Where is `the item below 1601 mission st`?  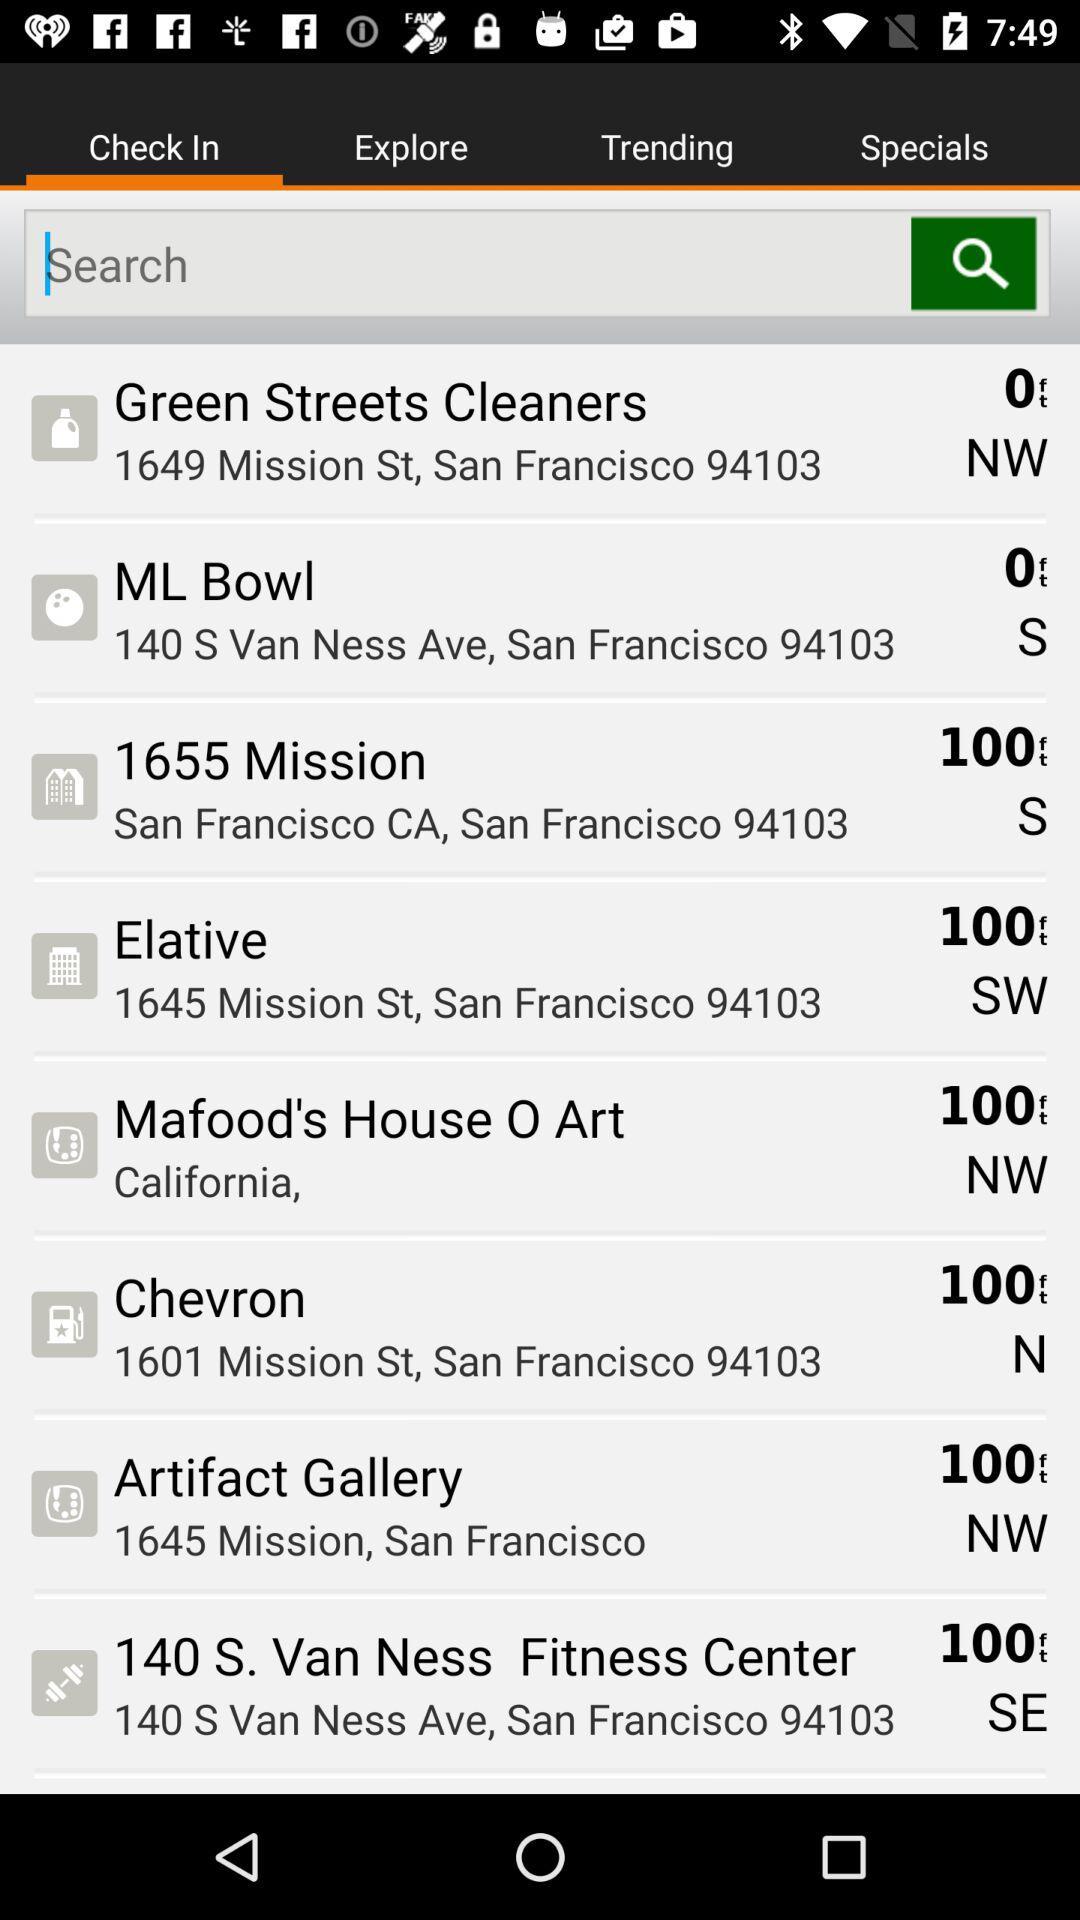 the item below 1601 mission st is located at coordinates (517, 1475).